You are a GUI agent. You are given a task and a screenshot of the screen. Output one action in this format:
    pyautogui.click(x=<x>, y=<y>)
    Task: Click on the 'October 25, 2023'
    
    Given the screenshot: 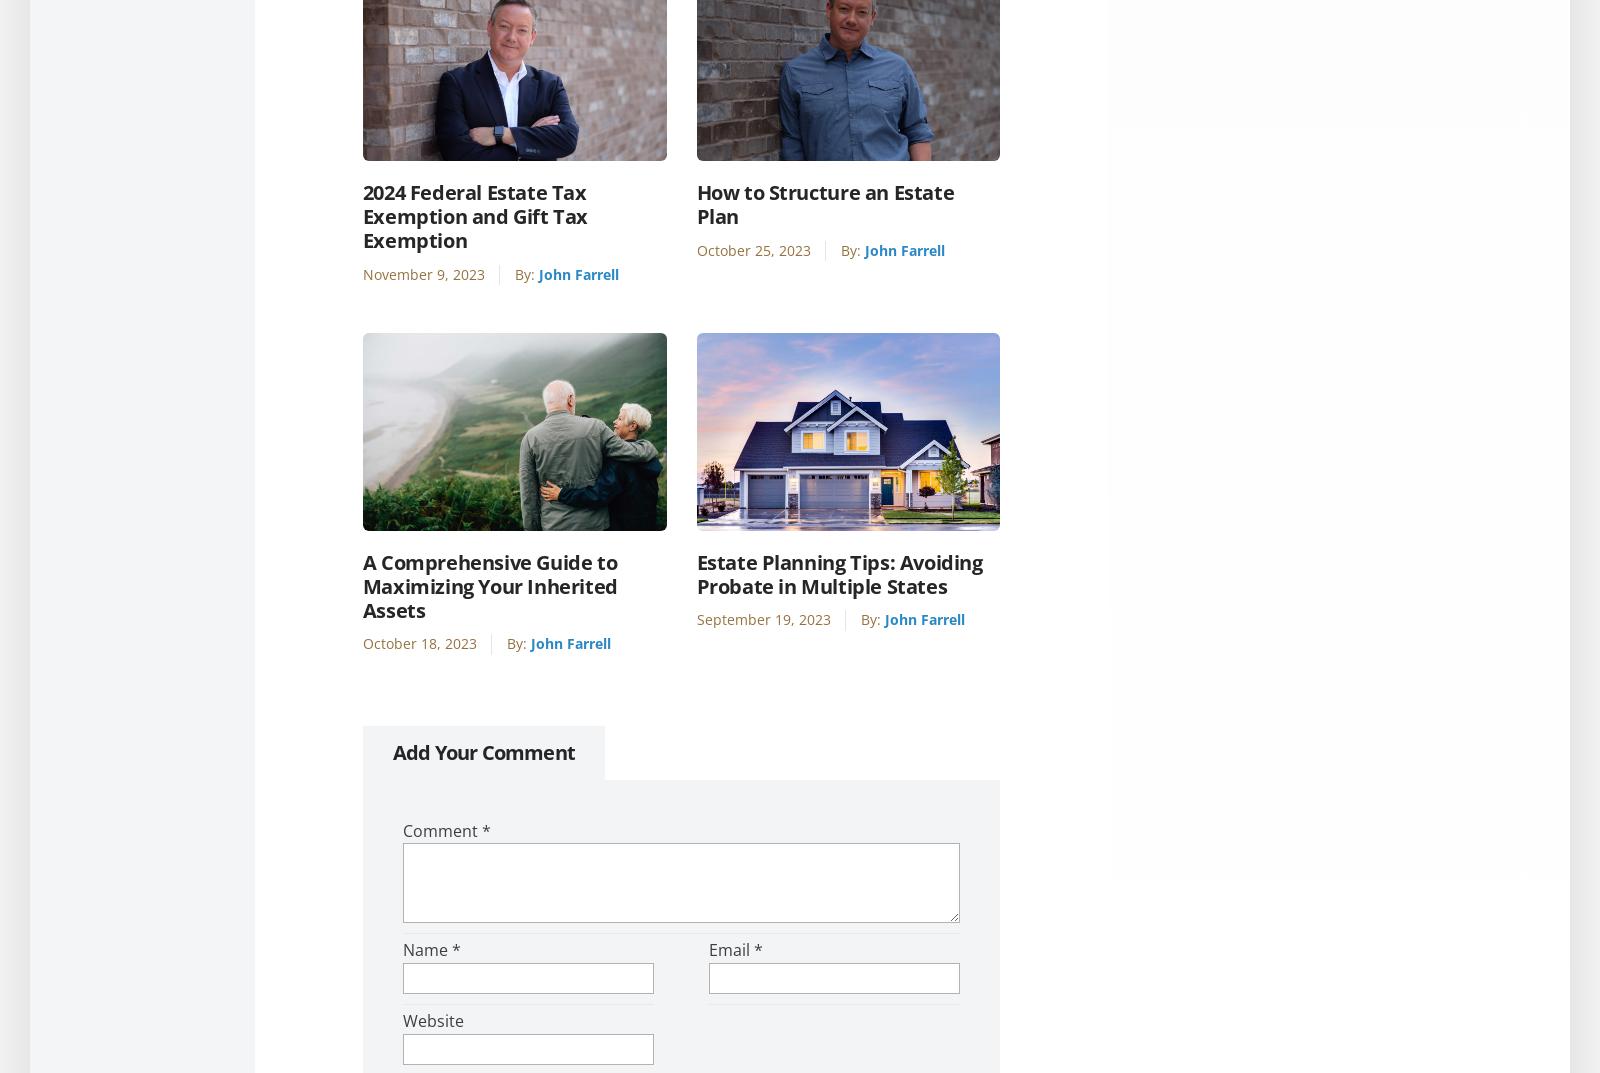 What is the action you would take?
    pyautogui.click(x=752, y=248)
    